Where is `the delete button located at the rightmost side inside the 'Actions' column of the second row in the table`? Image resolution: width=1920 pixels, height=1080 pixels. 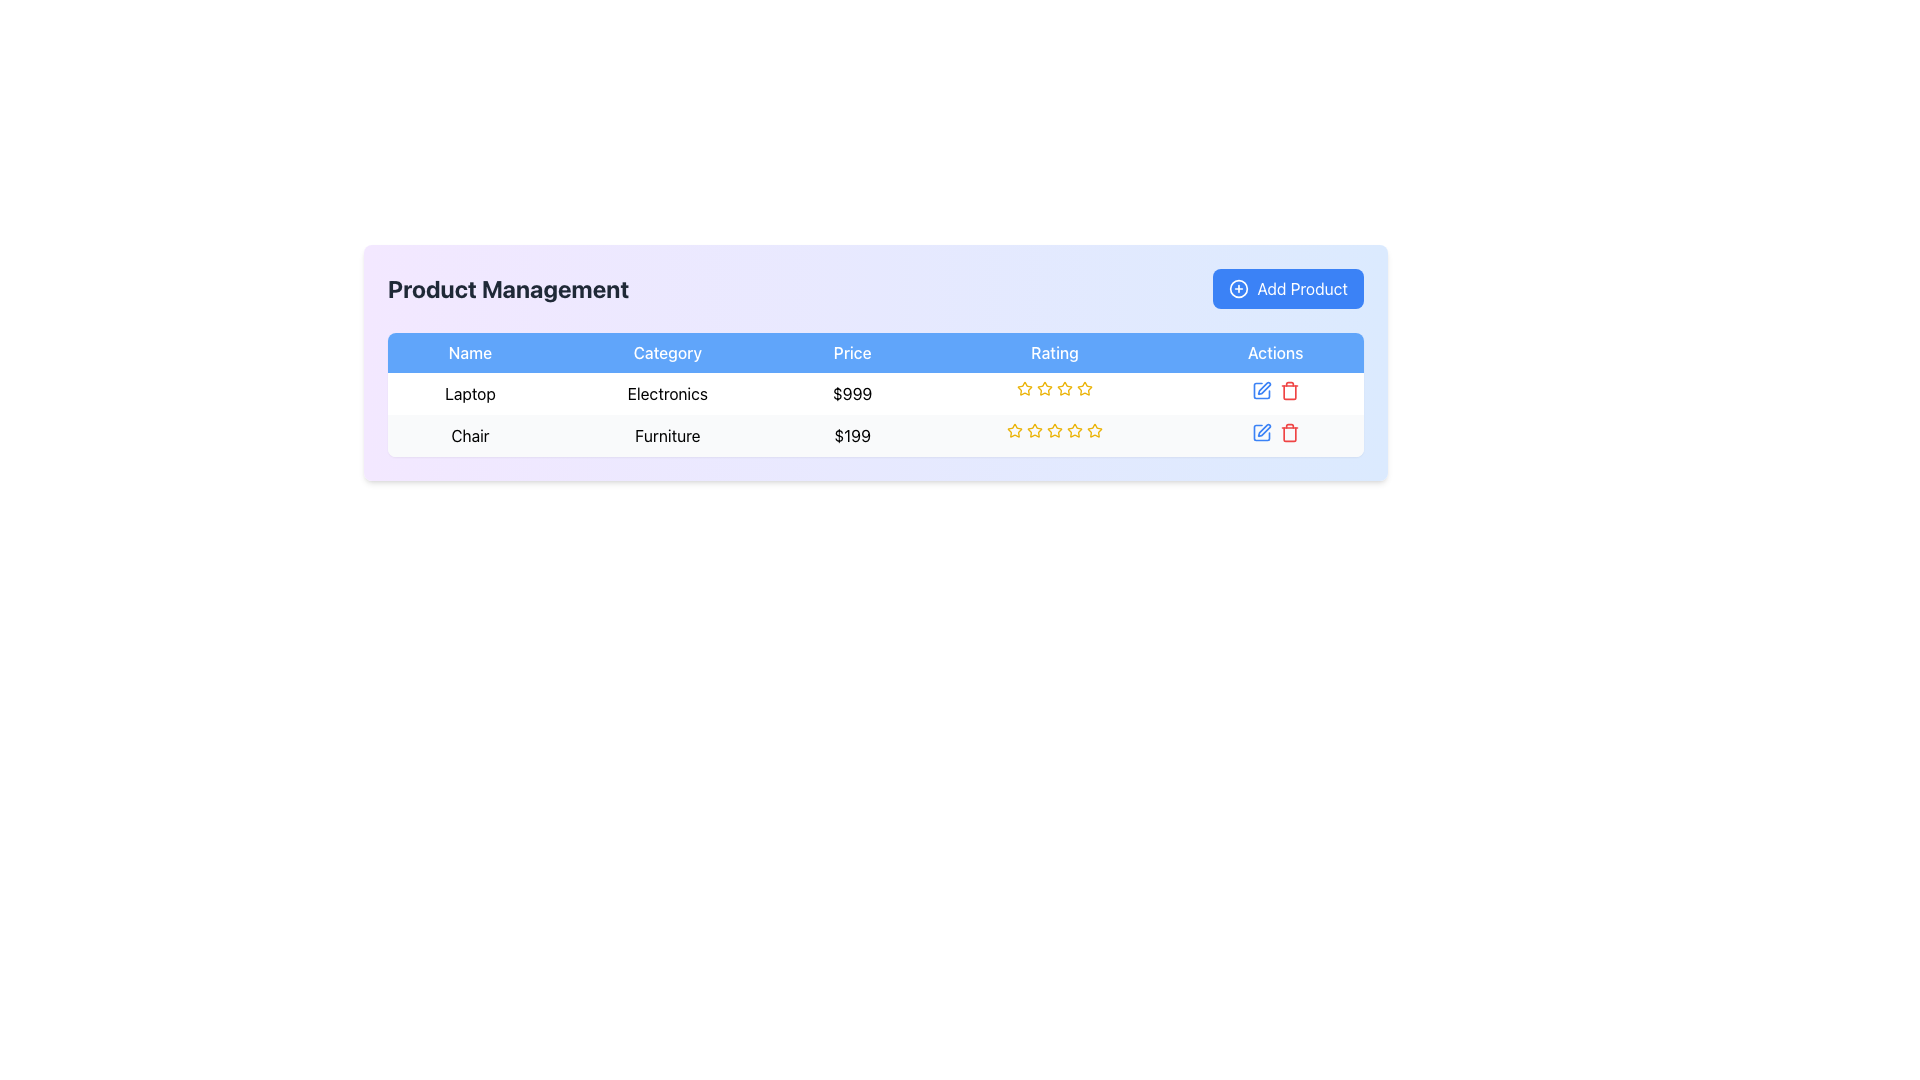
the delete button located at the rightmost side inside the 'Actions' column of the second row in the table is located at coordinates (1289, 431).